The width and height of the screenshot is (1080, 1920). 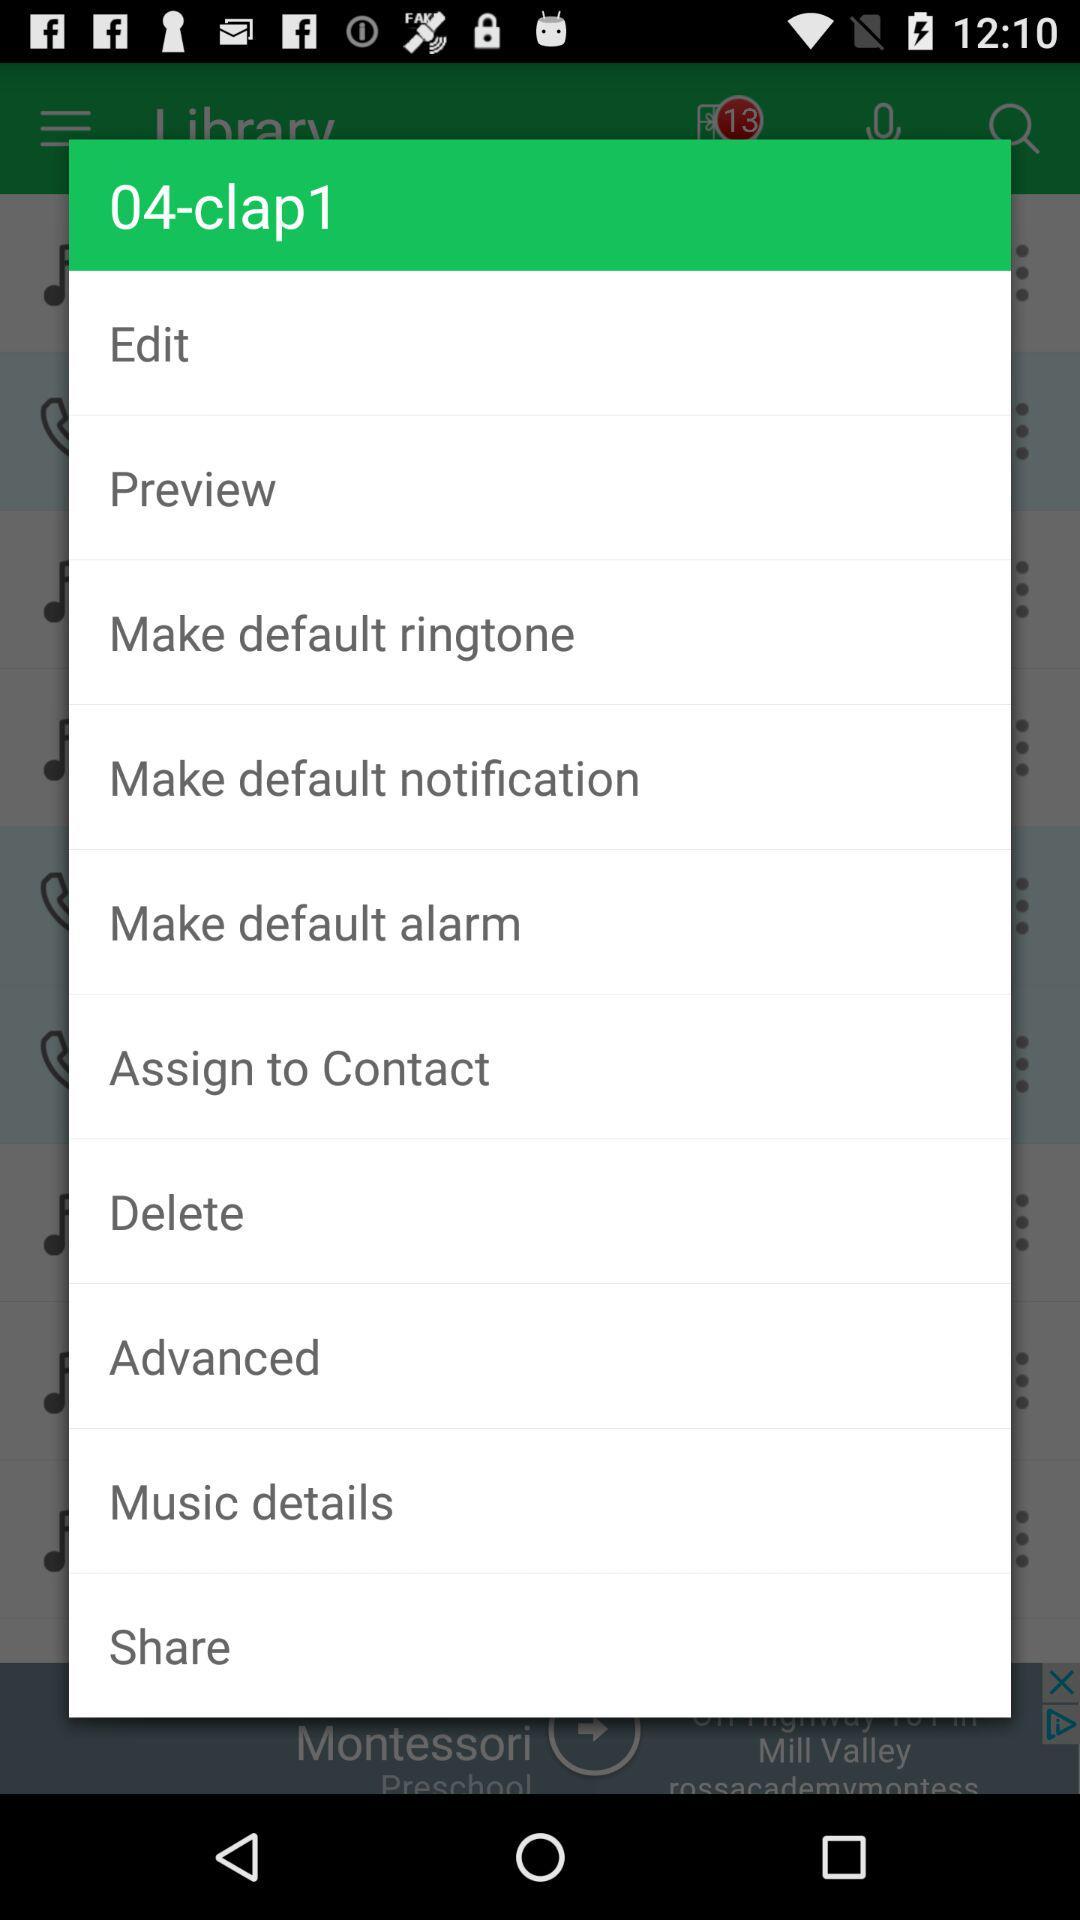 I want to click on the advanced icon, so click(x=540, y=1355).